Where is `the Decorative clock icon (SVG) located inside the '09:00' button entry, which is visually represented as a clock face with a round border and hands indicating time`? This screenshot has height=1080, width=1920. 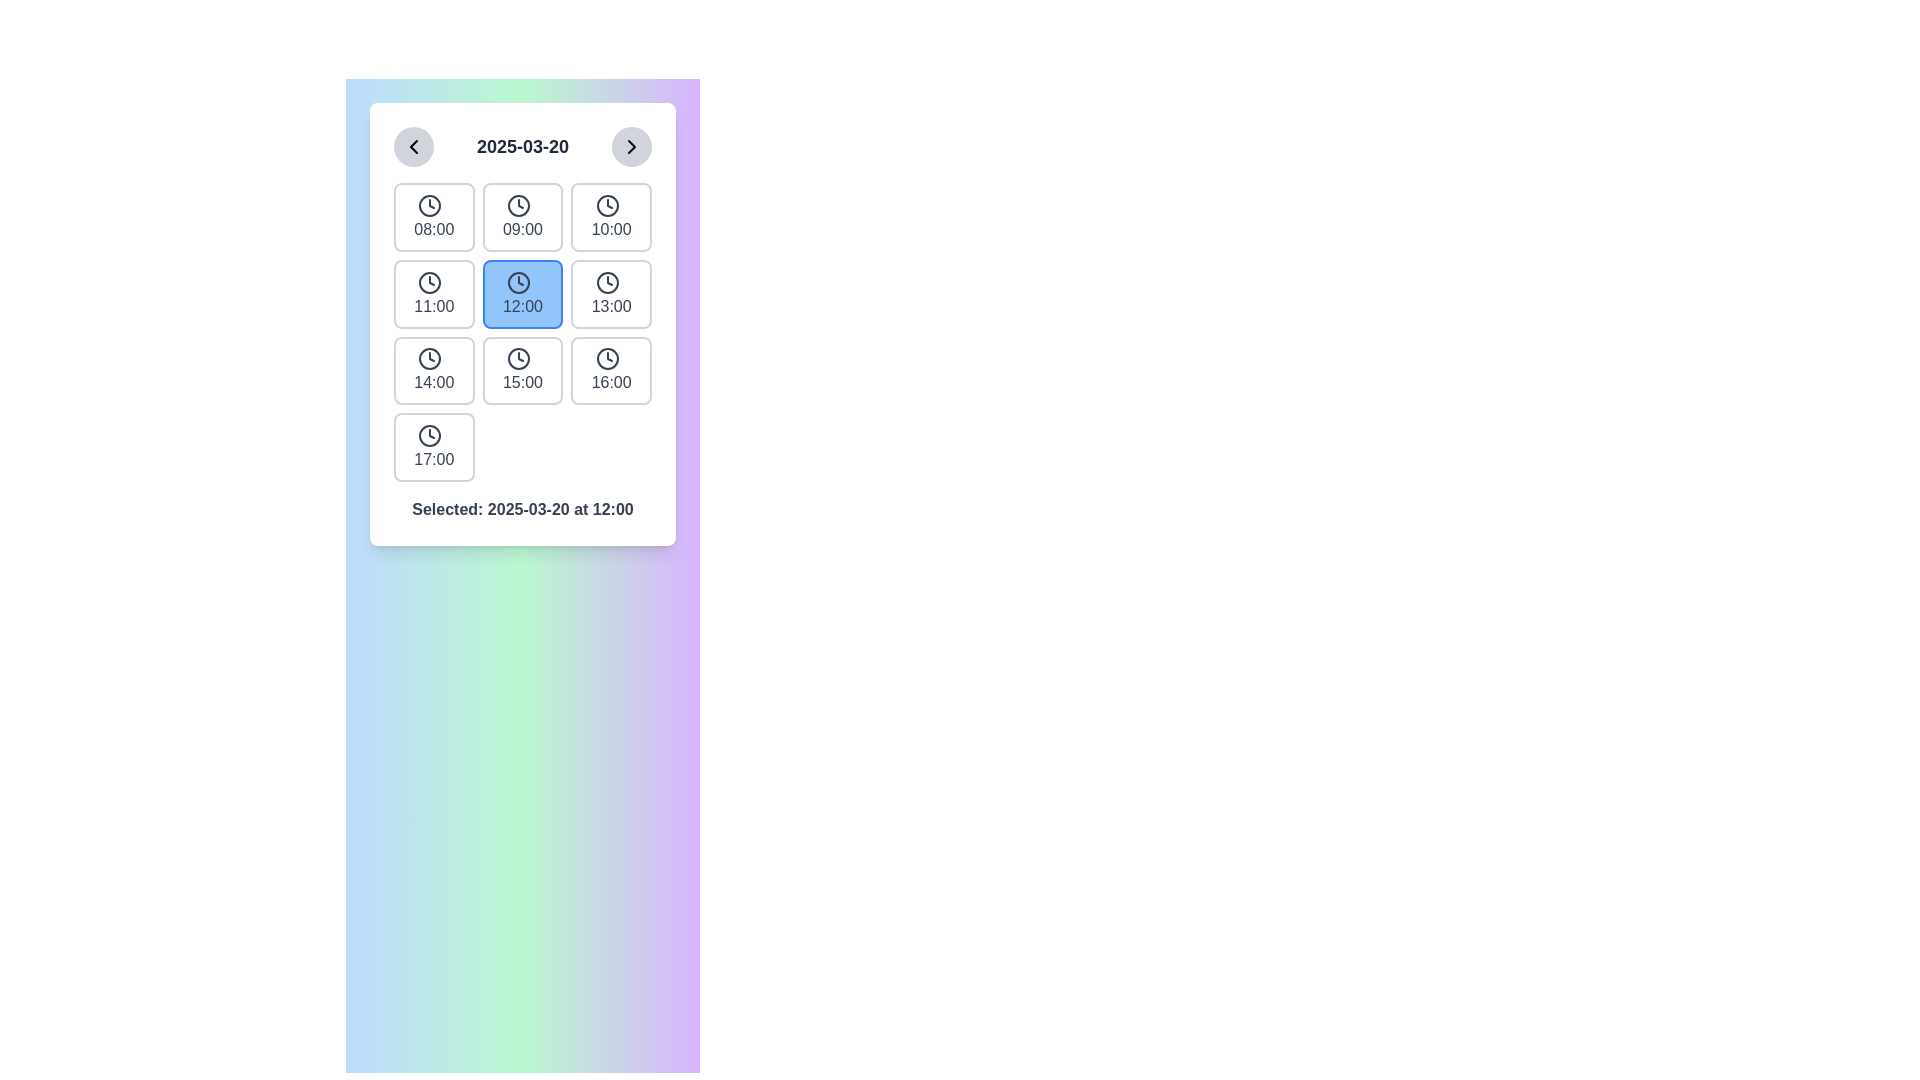
the Decorative clock icon (SVG) located inside the '09:00' button entry, which is visually represented as a clock face with a round border and hands indicating time is located at coordinates (518, 205).